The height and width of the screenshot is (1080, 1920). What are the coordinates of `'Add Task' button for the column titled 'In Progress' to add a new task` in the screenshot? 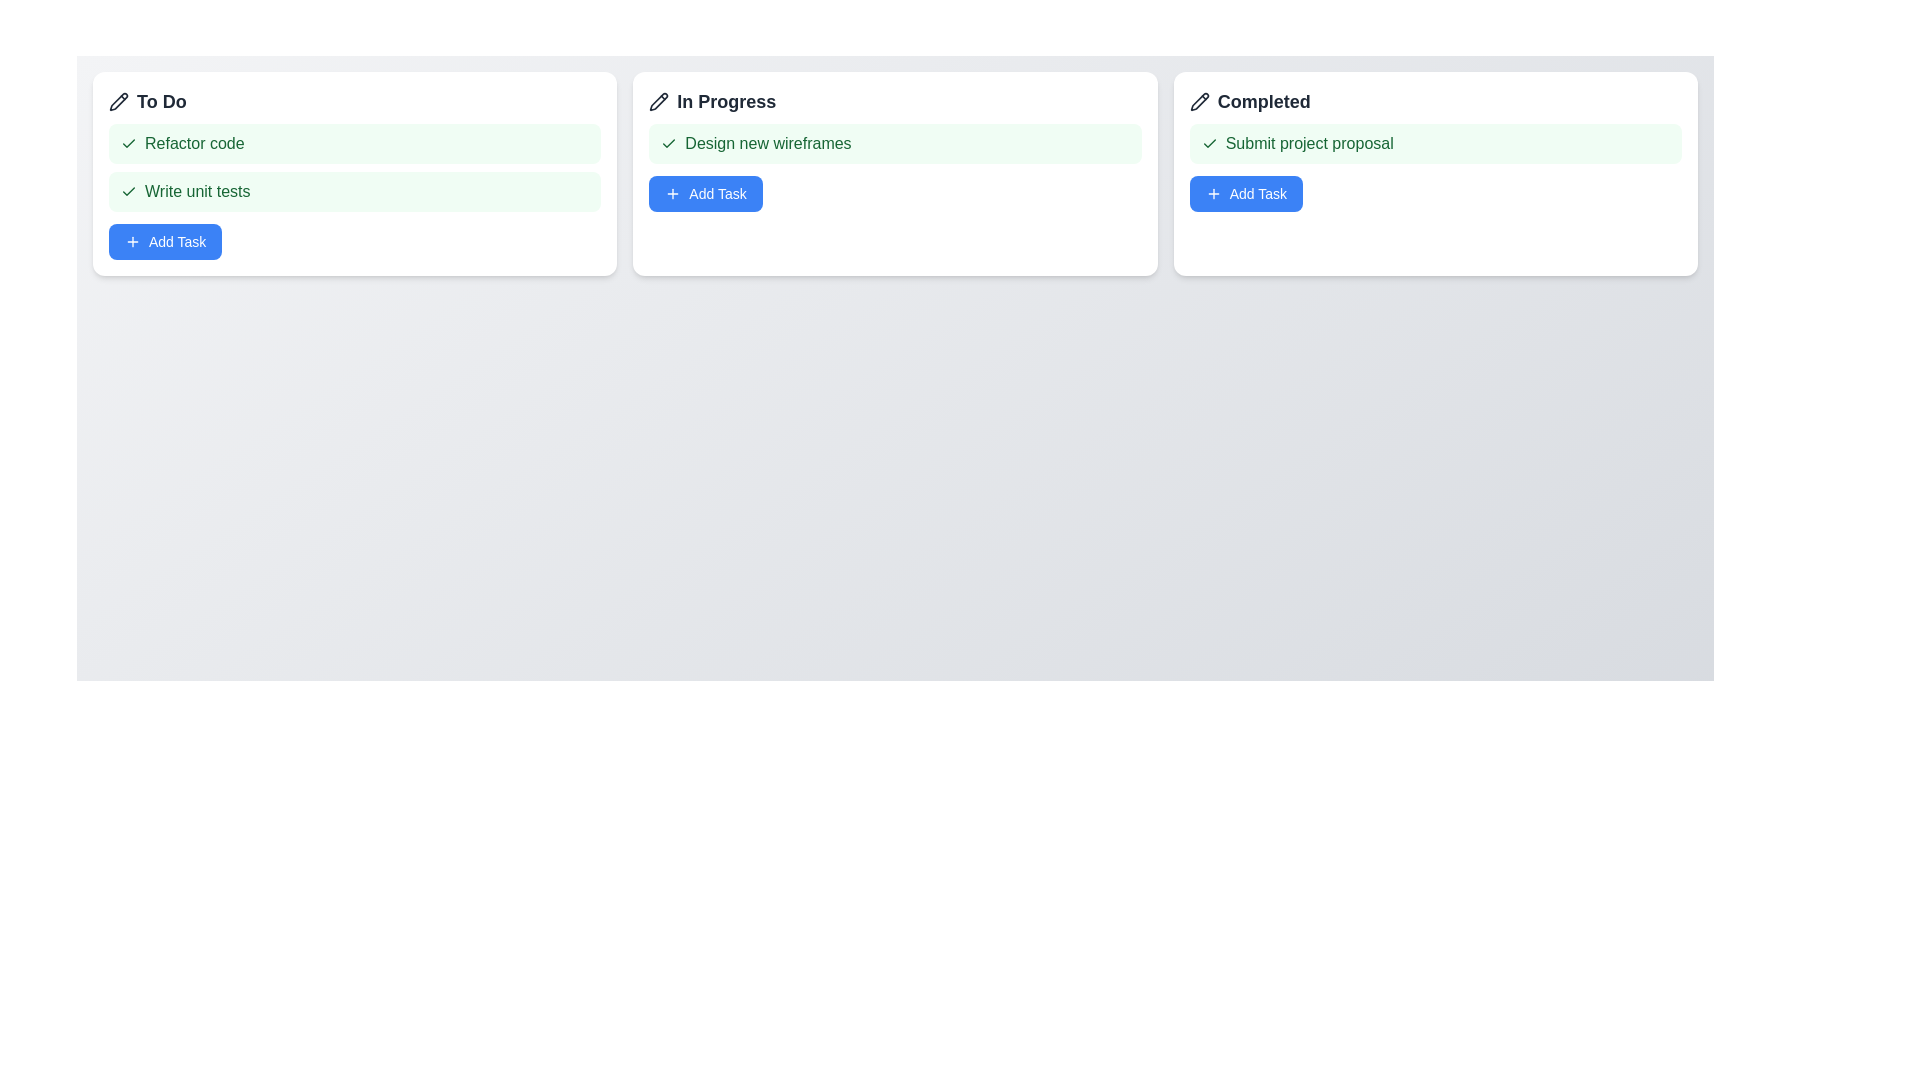 It's located at (705, 193).